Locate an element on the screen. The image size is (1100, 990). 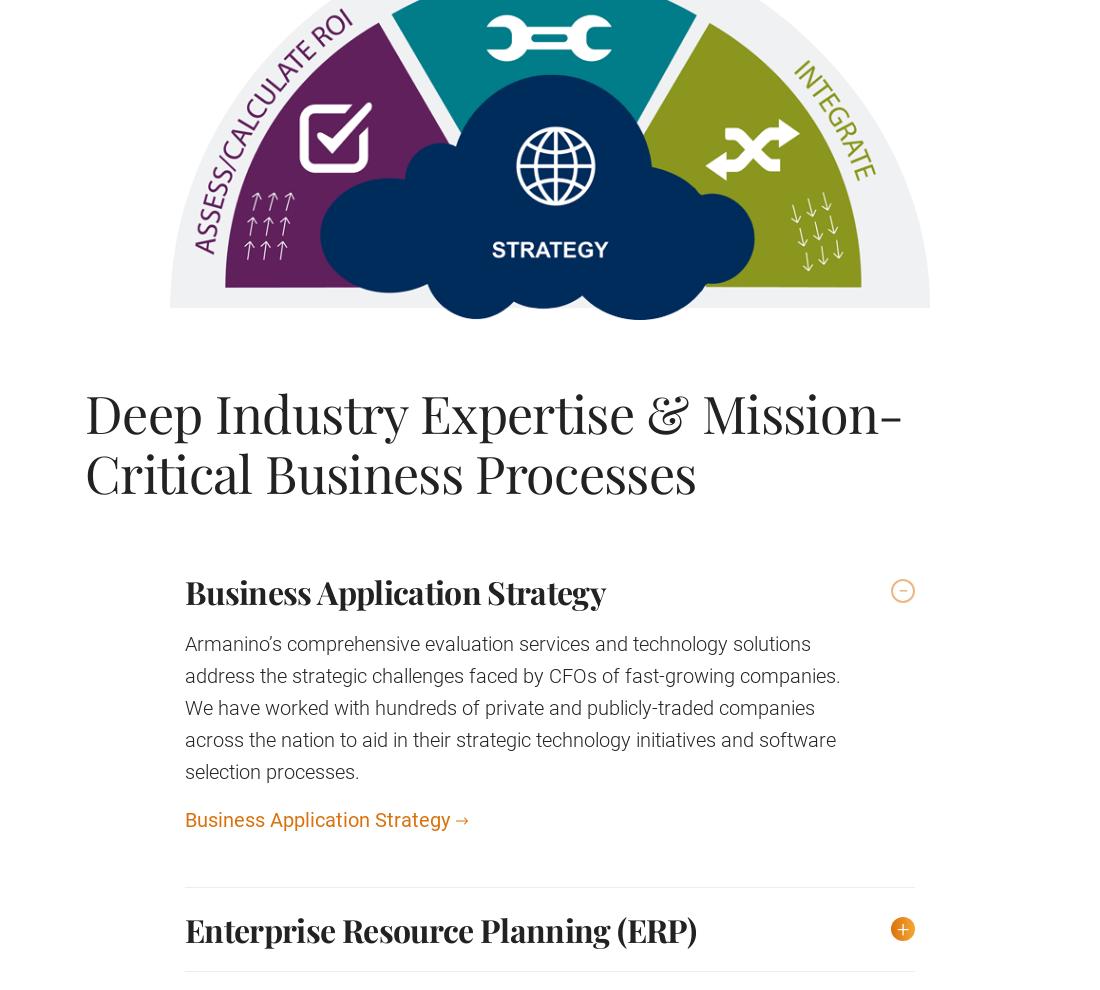
'Apply now' is located at coordinates (378, 422).